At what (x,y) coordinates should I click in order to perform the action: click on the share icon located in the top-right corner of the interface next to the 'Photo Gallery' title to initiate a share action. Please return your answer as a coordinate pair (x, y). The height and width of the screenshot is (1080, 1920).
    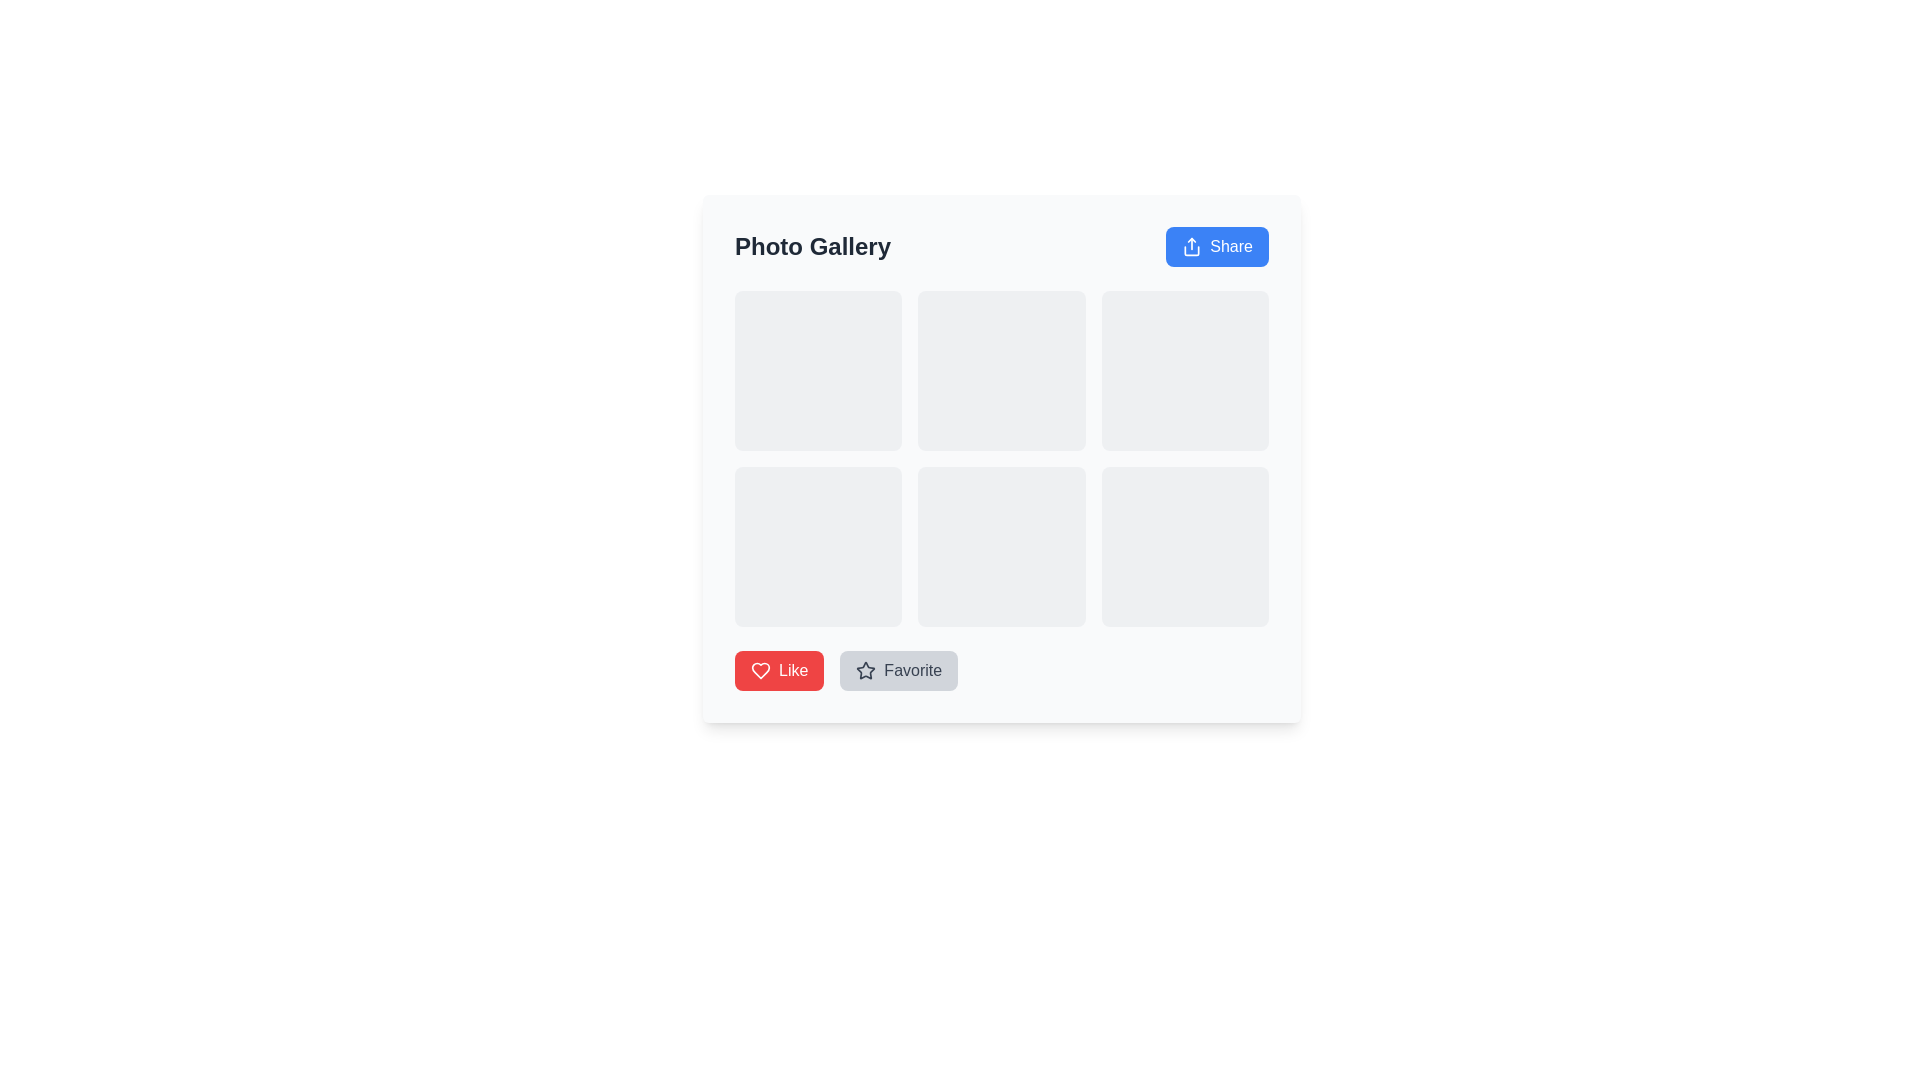
    Looking at the image, I should click on (1192, 245).